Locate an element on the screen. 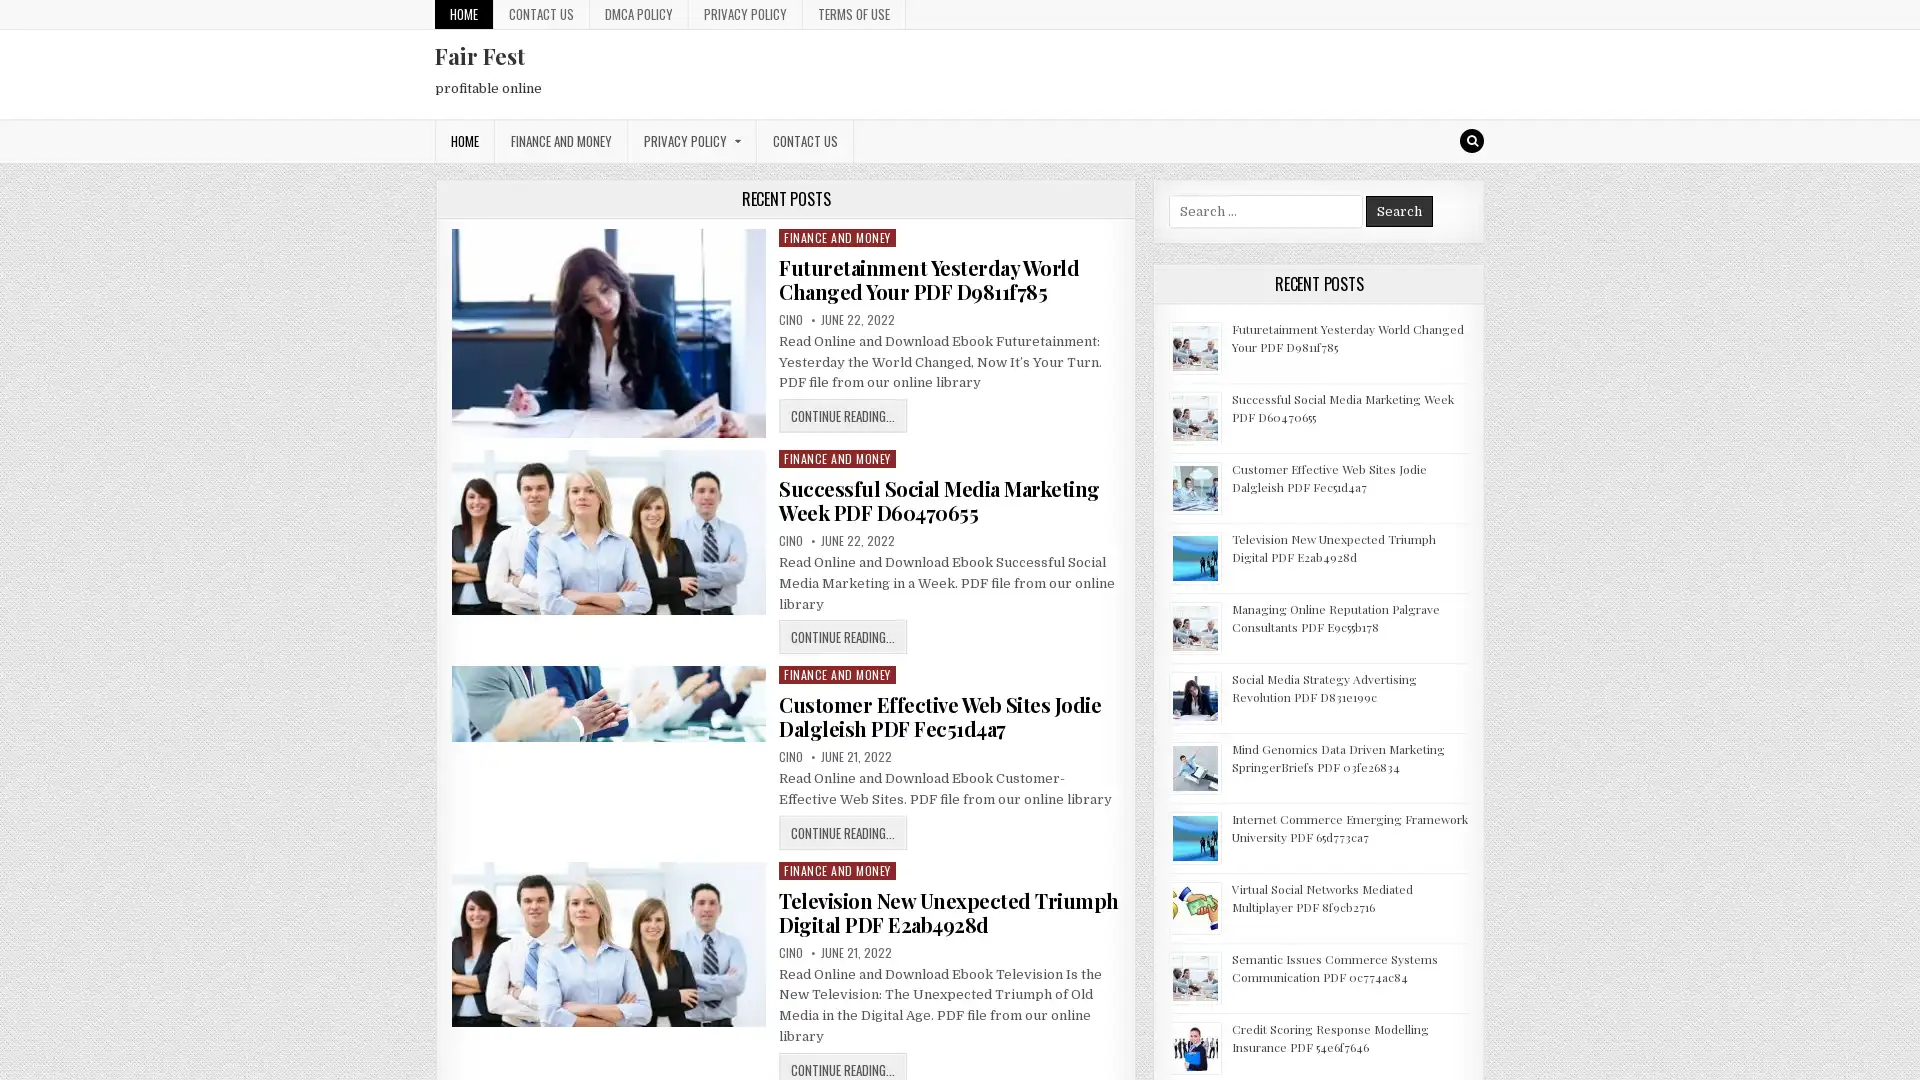 Image resolution: width=1920 pixels, height=1080 pixels. Search is located at coordinates (1398, 211).